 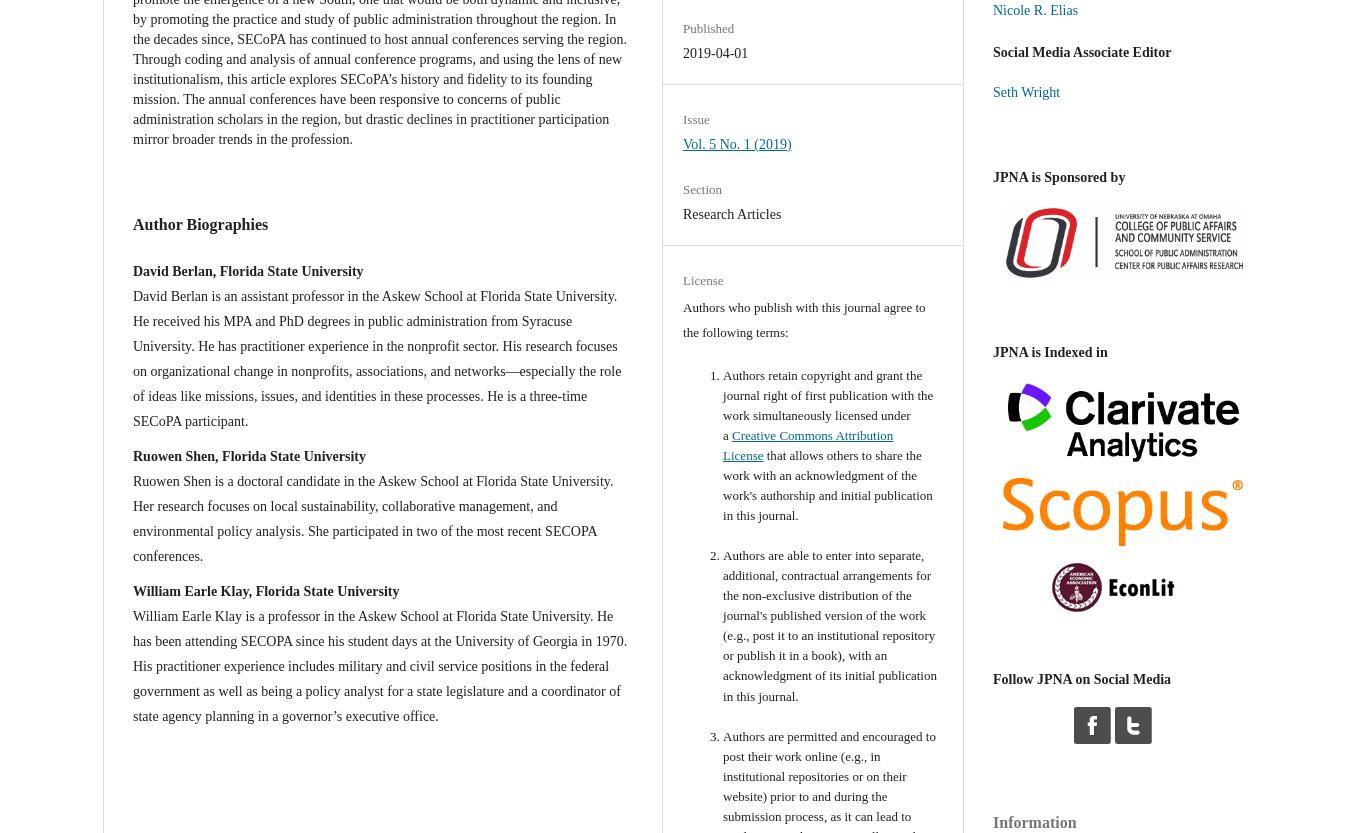 I want to click on 'Authors who publish with this journal agree to the following terms:', so click(x=803, y=319).